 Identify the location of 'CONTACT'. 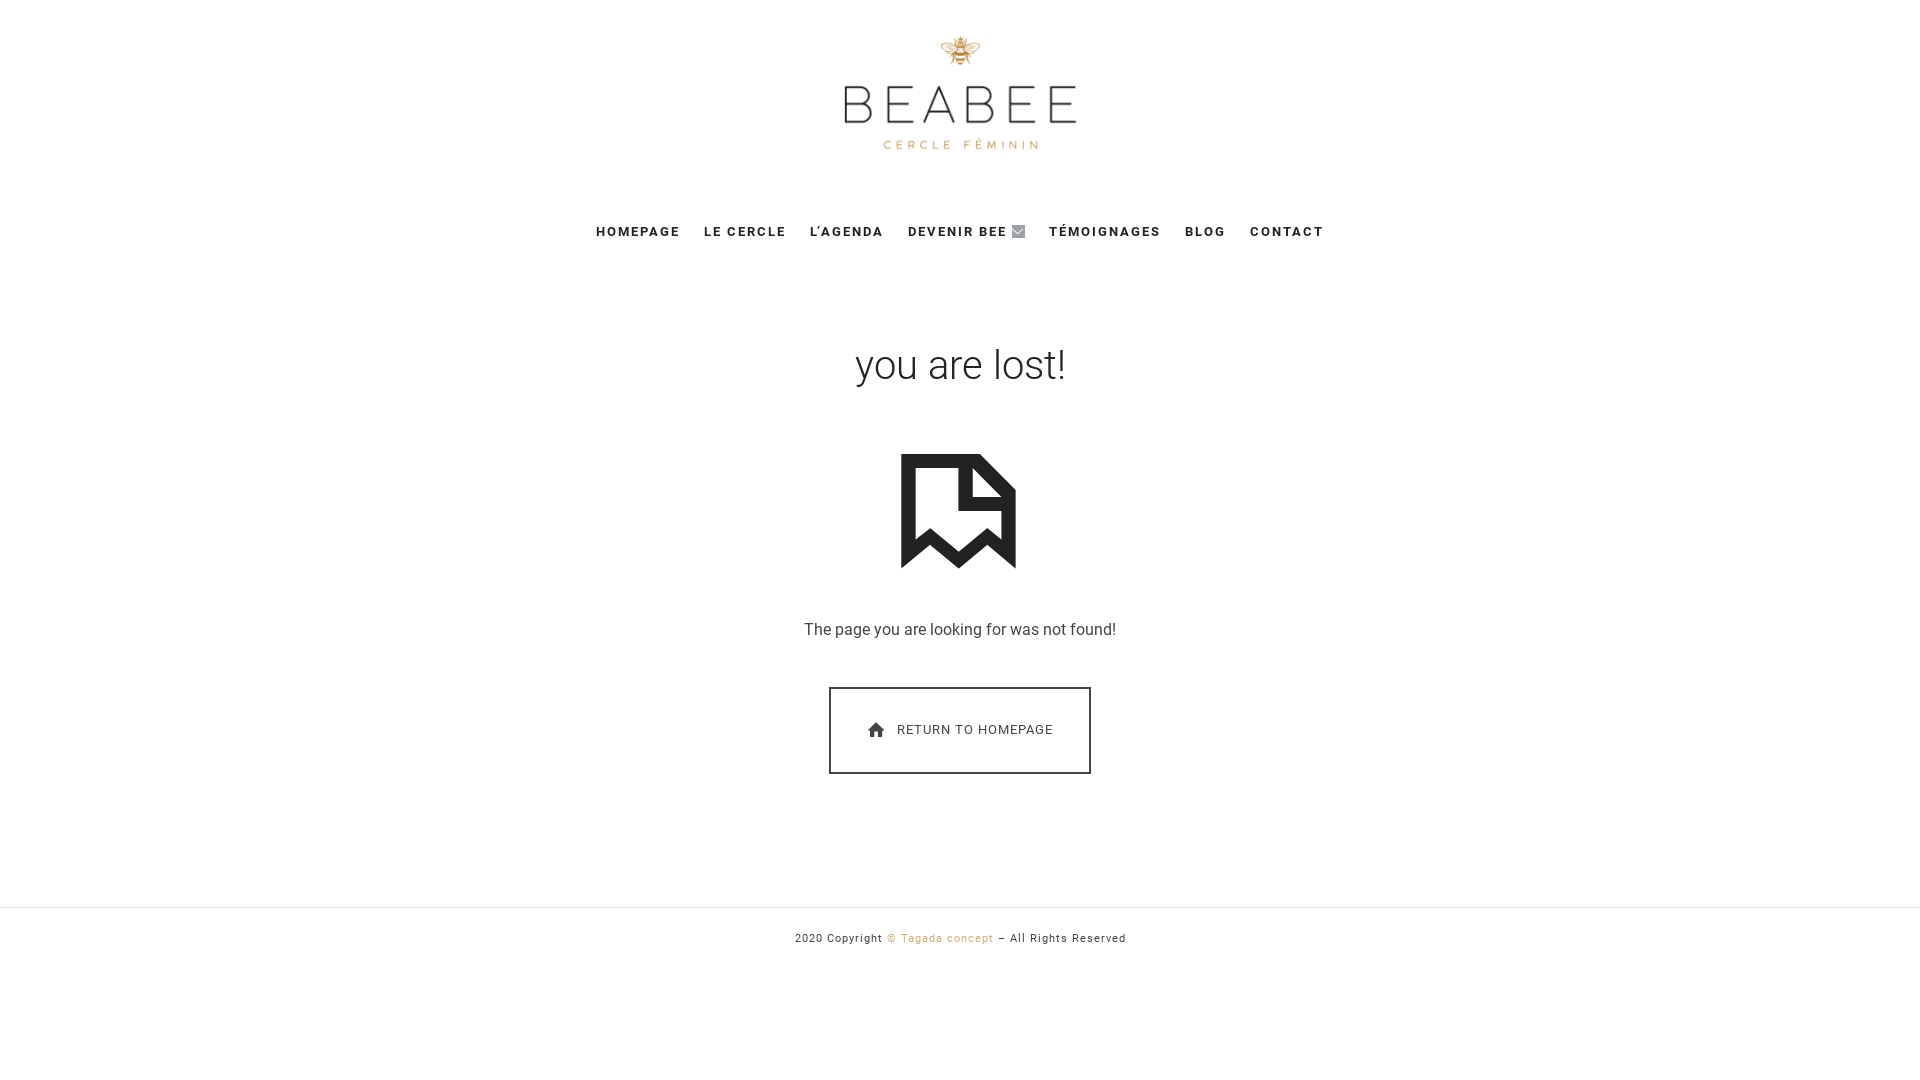
(1286, 230).